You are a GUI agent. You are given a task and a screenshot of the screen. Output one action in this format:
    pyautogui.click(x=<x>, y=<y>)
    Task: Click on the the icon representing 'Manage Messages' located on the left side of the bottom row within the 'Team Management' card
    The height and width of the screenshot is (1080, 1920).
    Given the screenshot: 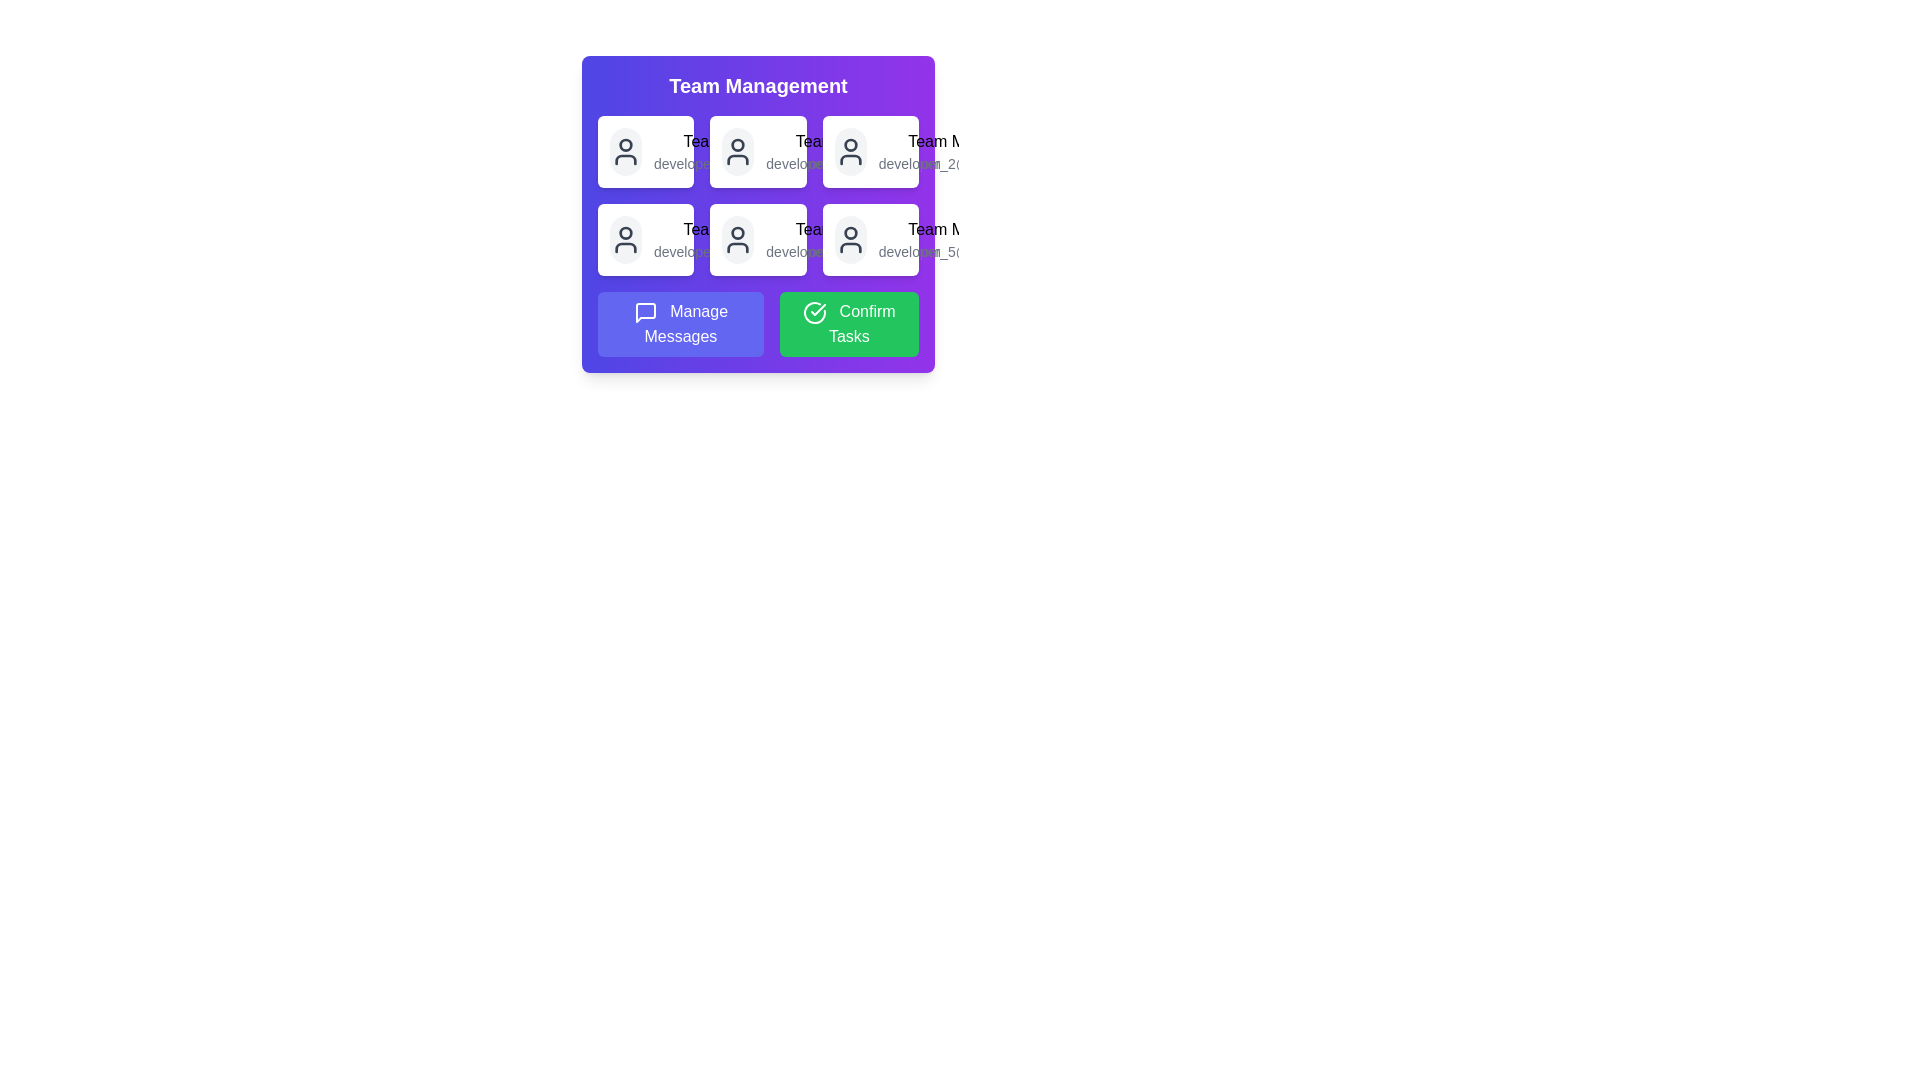 What is the action you would take?
    pyautogui.click(x=645, y=312)
    